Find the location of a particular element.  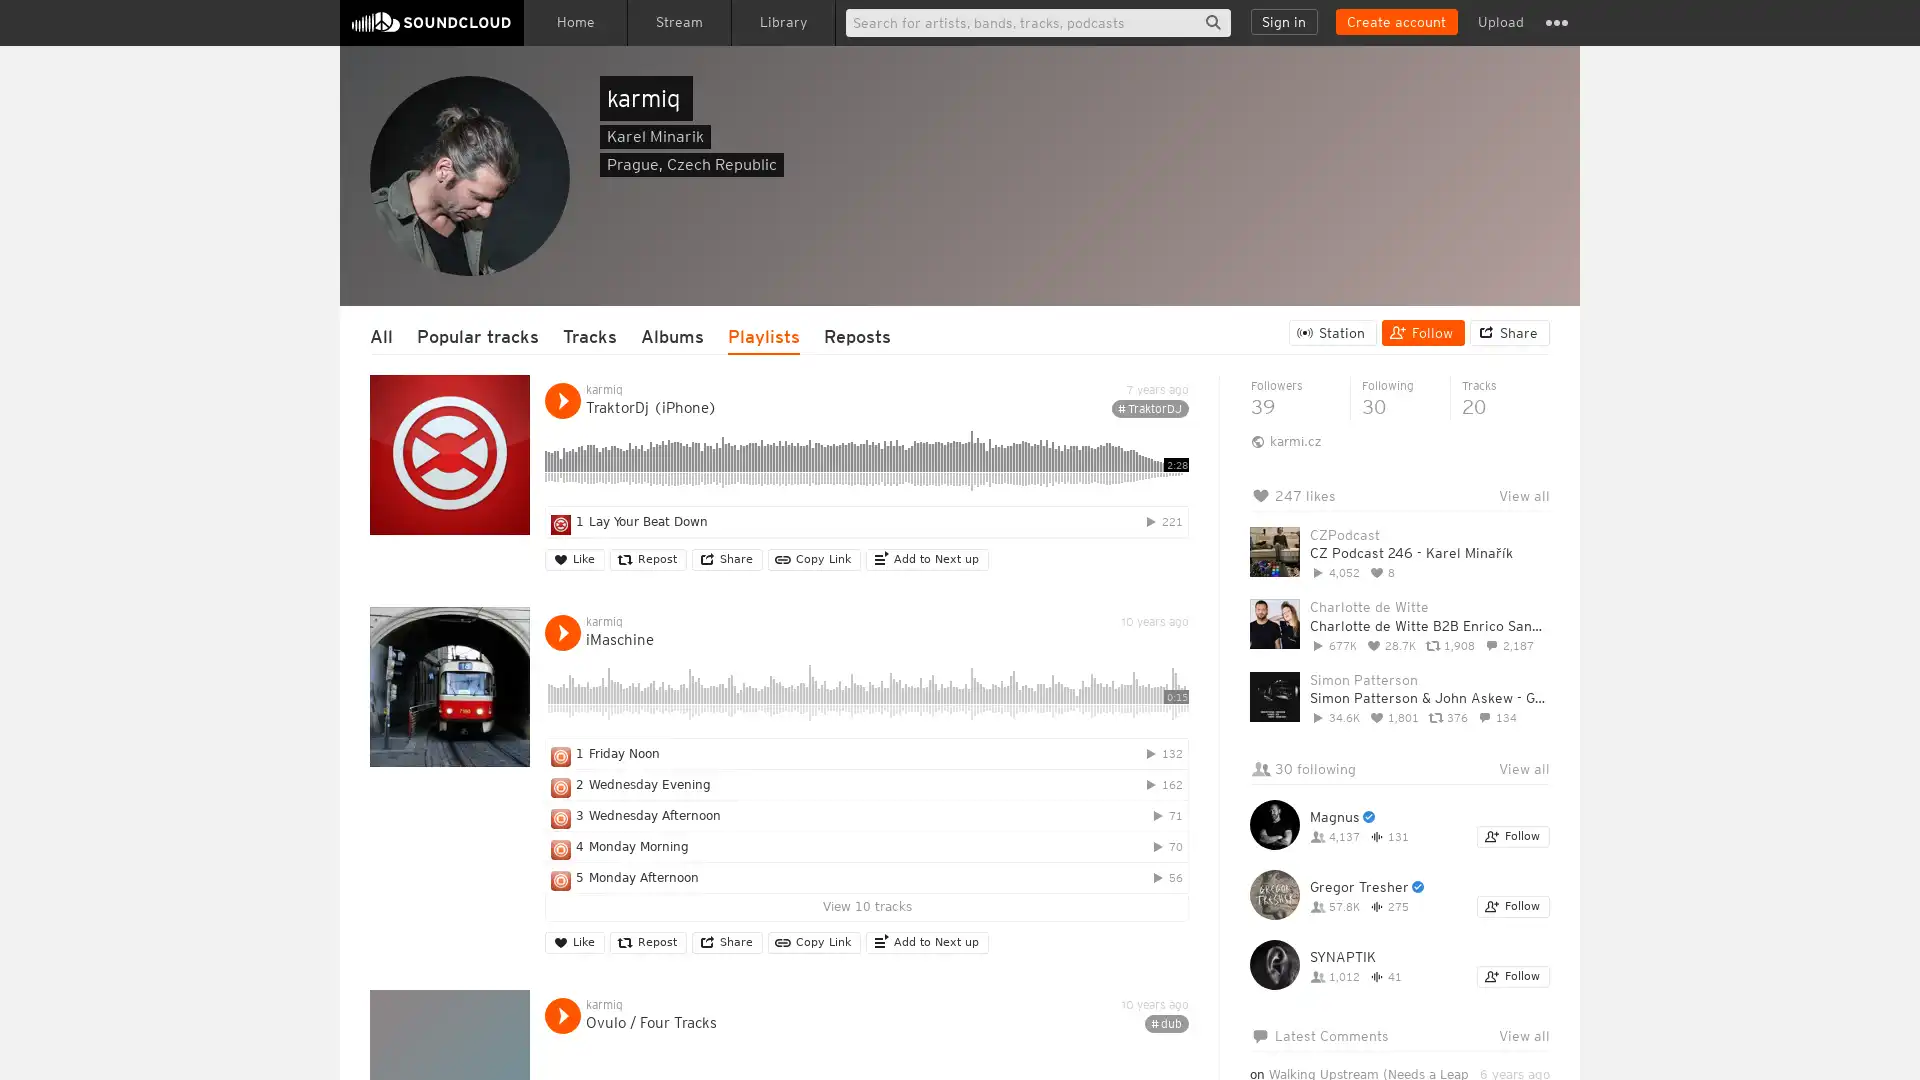

Play is located at coordinates (561, 401).